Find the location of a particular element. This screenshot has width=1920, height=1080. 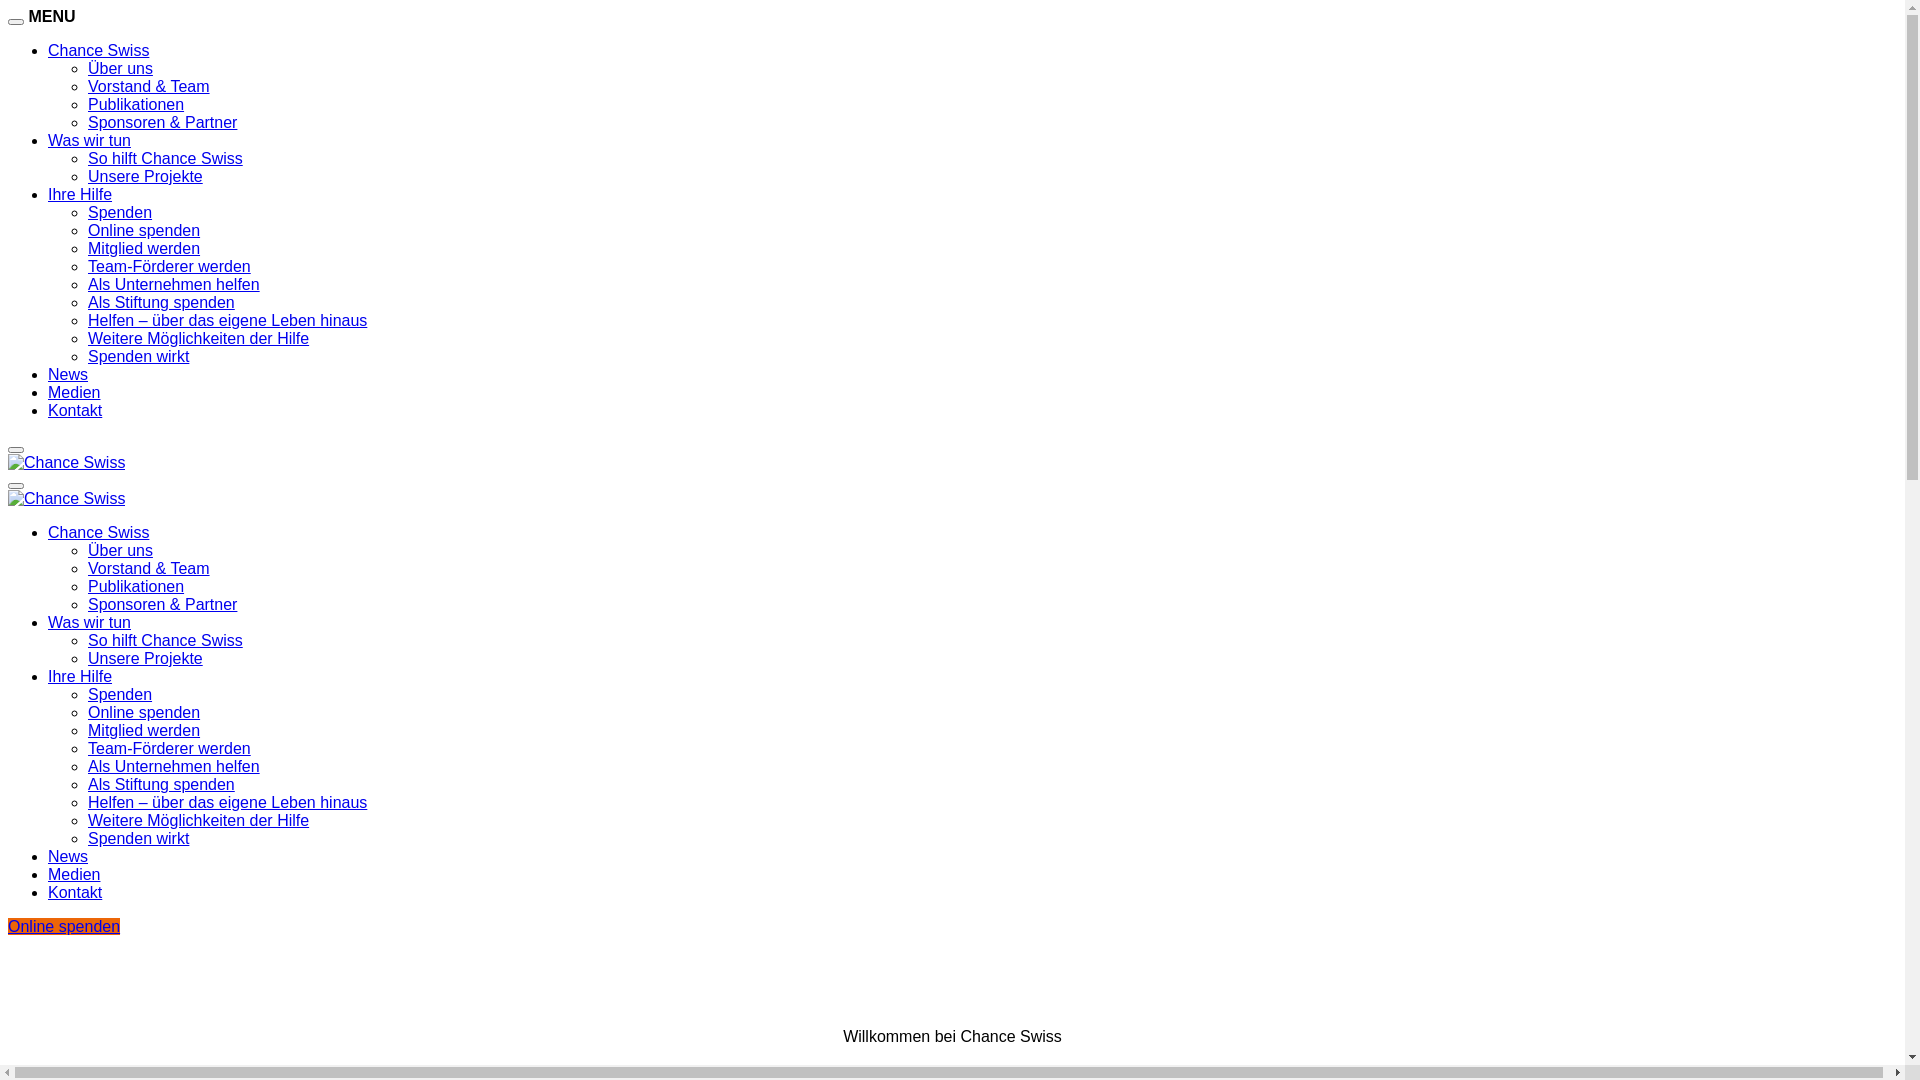

'News' is located at coordinates (67, 855).